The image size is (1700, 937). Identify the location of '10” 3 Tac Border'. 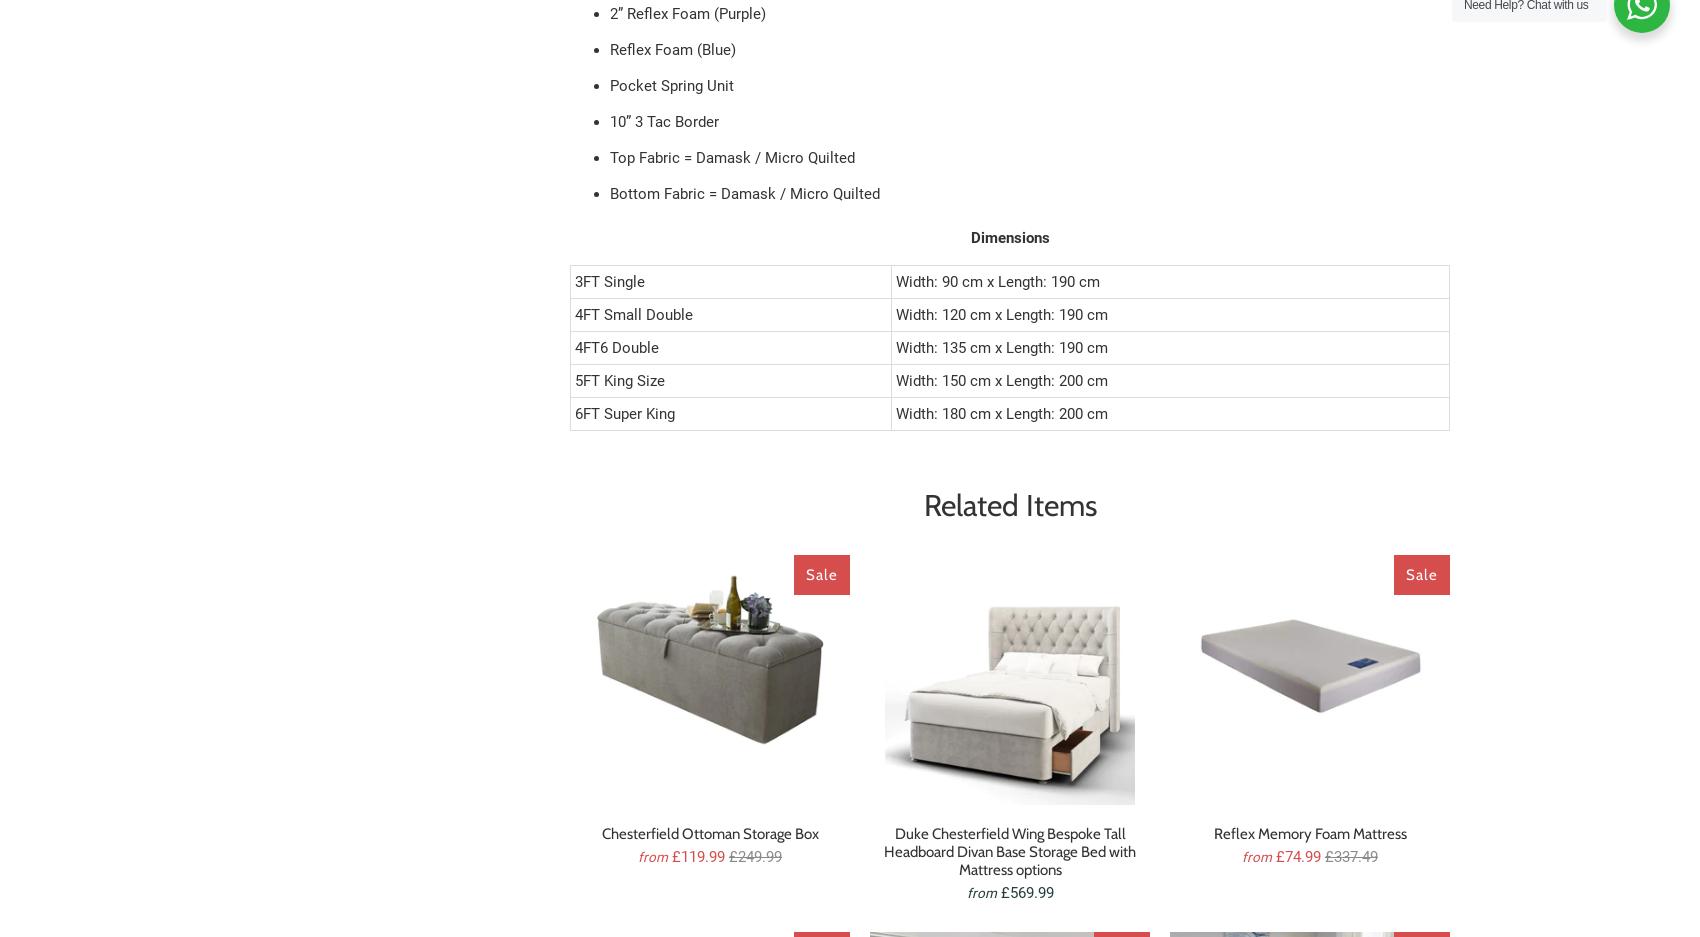
(664, 120).